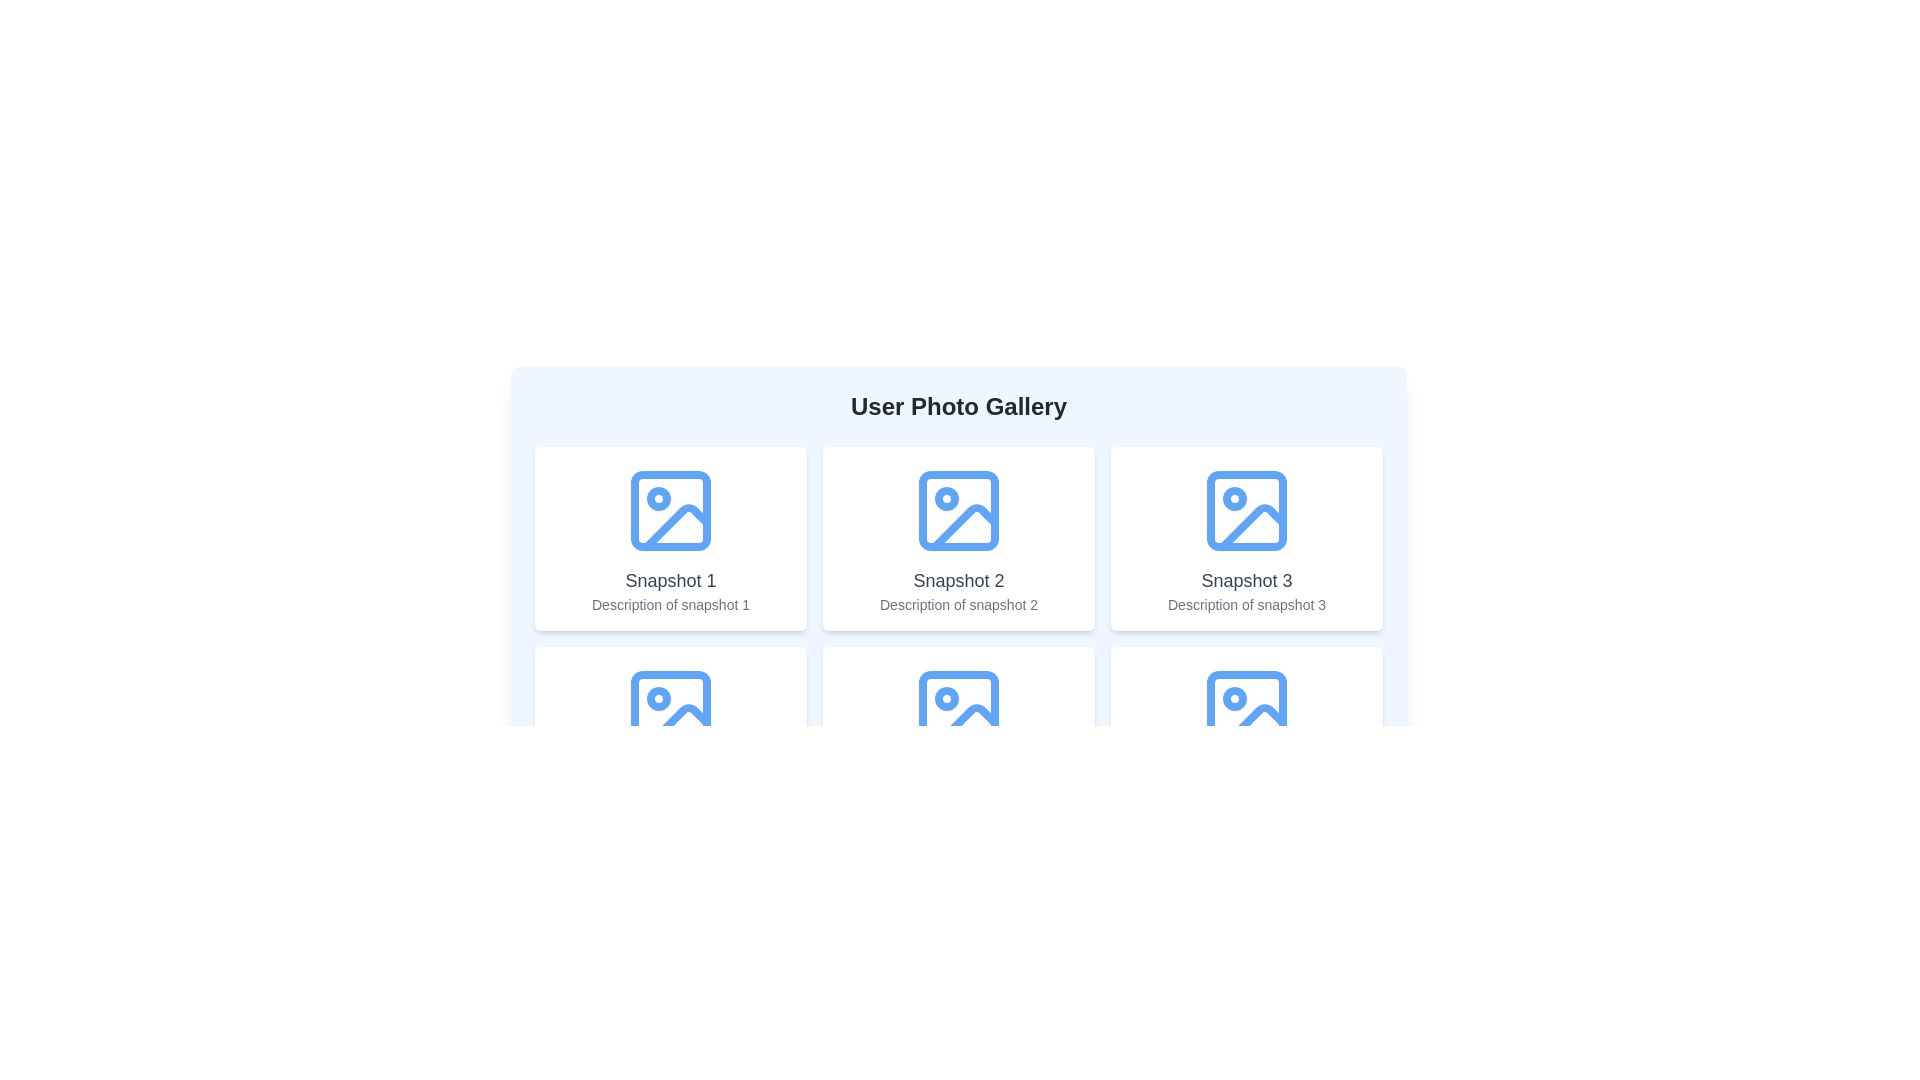 The width and height of the screenshot is (1920, 1080). I want to click on the blue slanted line icon in the third panel of the top row of the user photo gallery labeled 'Snapshot 3', so click(1251, 526).